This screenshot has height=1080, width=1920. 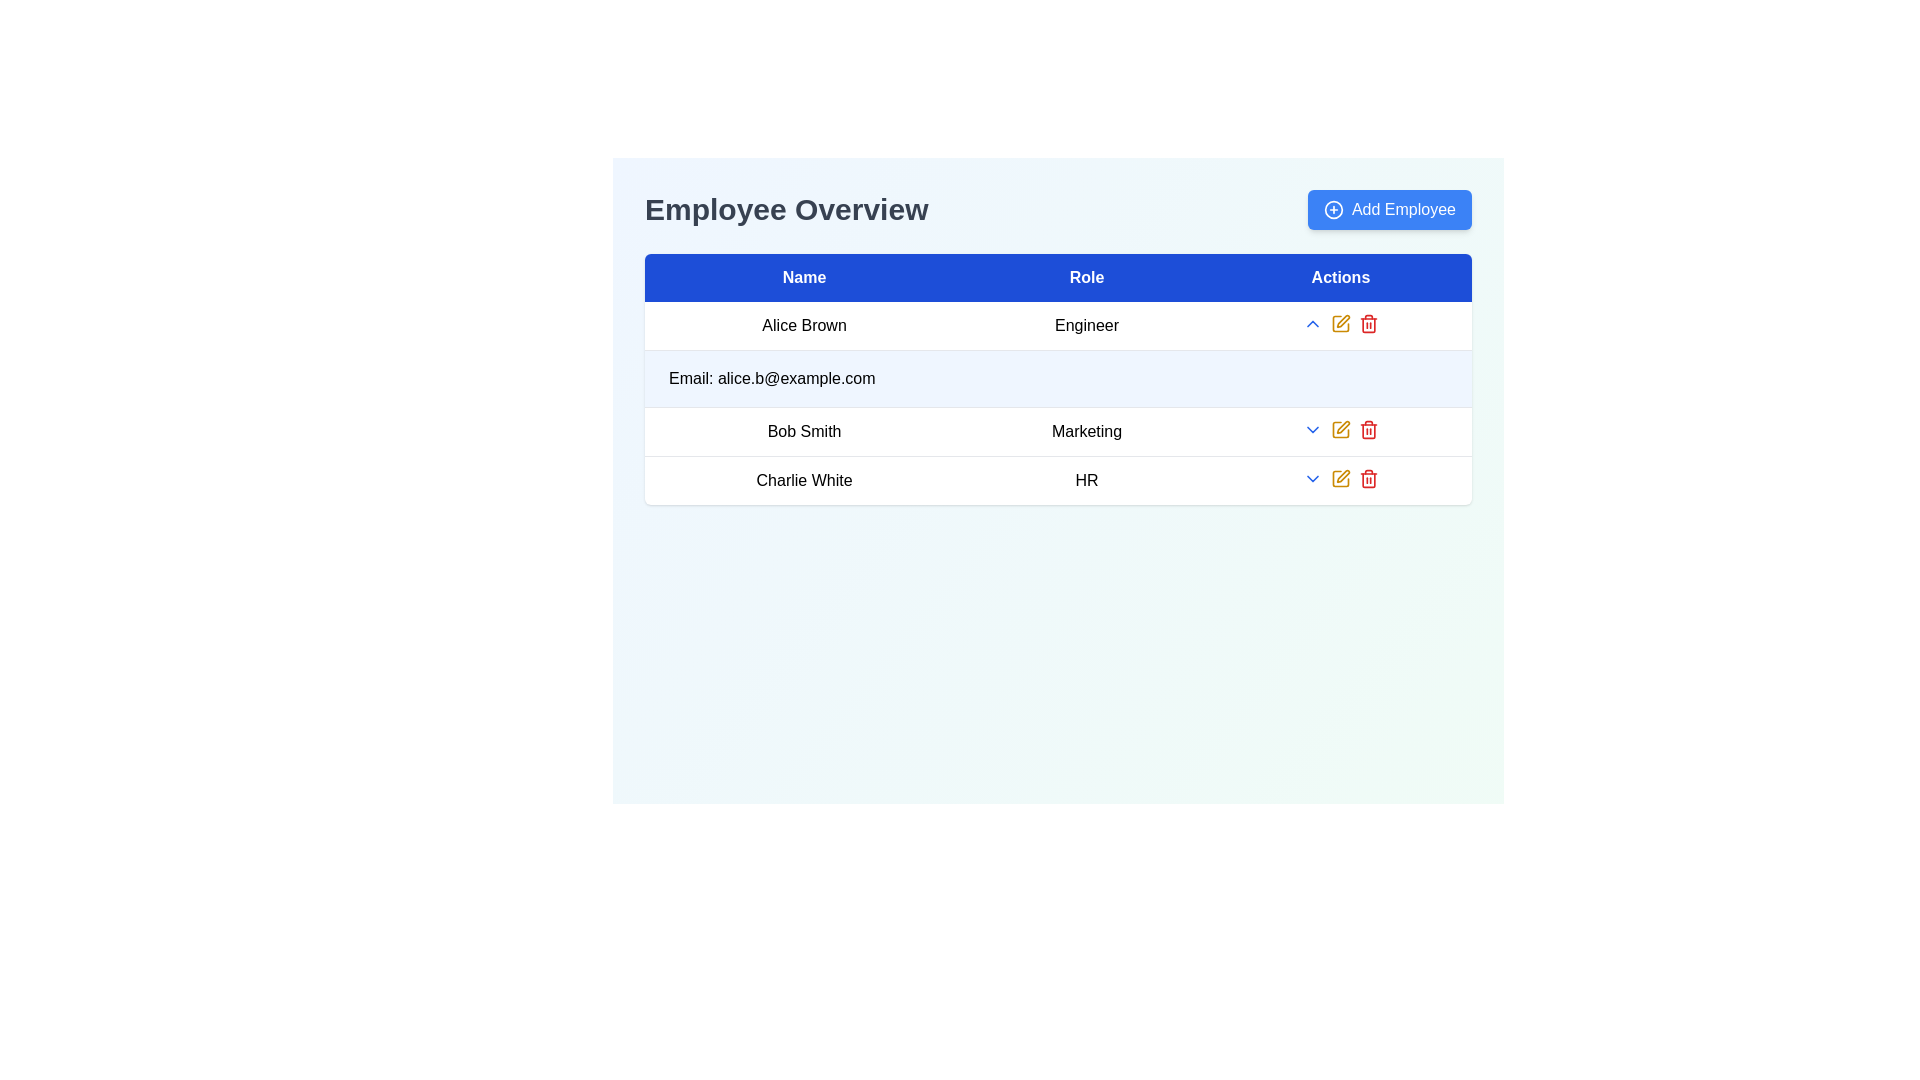 What do you see at coordinates (1340, 277) in the screenshot?
I see `the 'Actions' column header in the table, which has a solid blue background and white bold text, located as the third column from the left` at bounding box center [1340, 277].